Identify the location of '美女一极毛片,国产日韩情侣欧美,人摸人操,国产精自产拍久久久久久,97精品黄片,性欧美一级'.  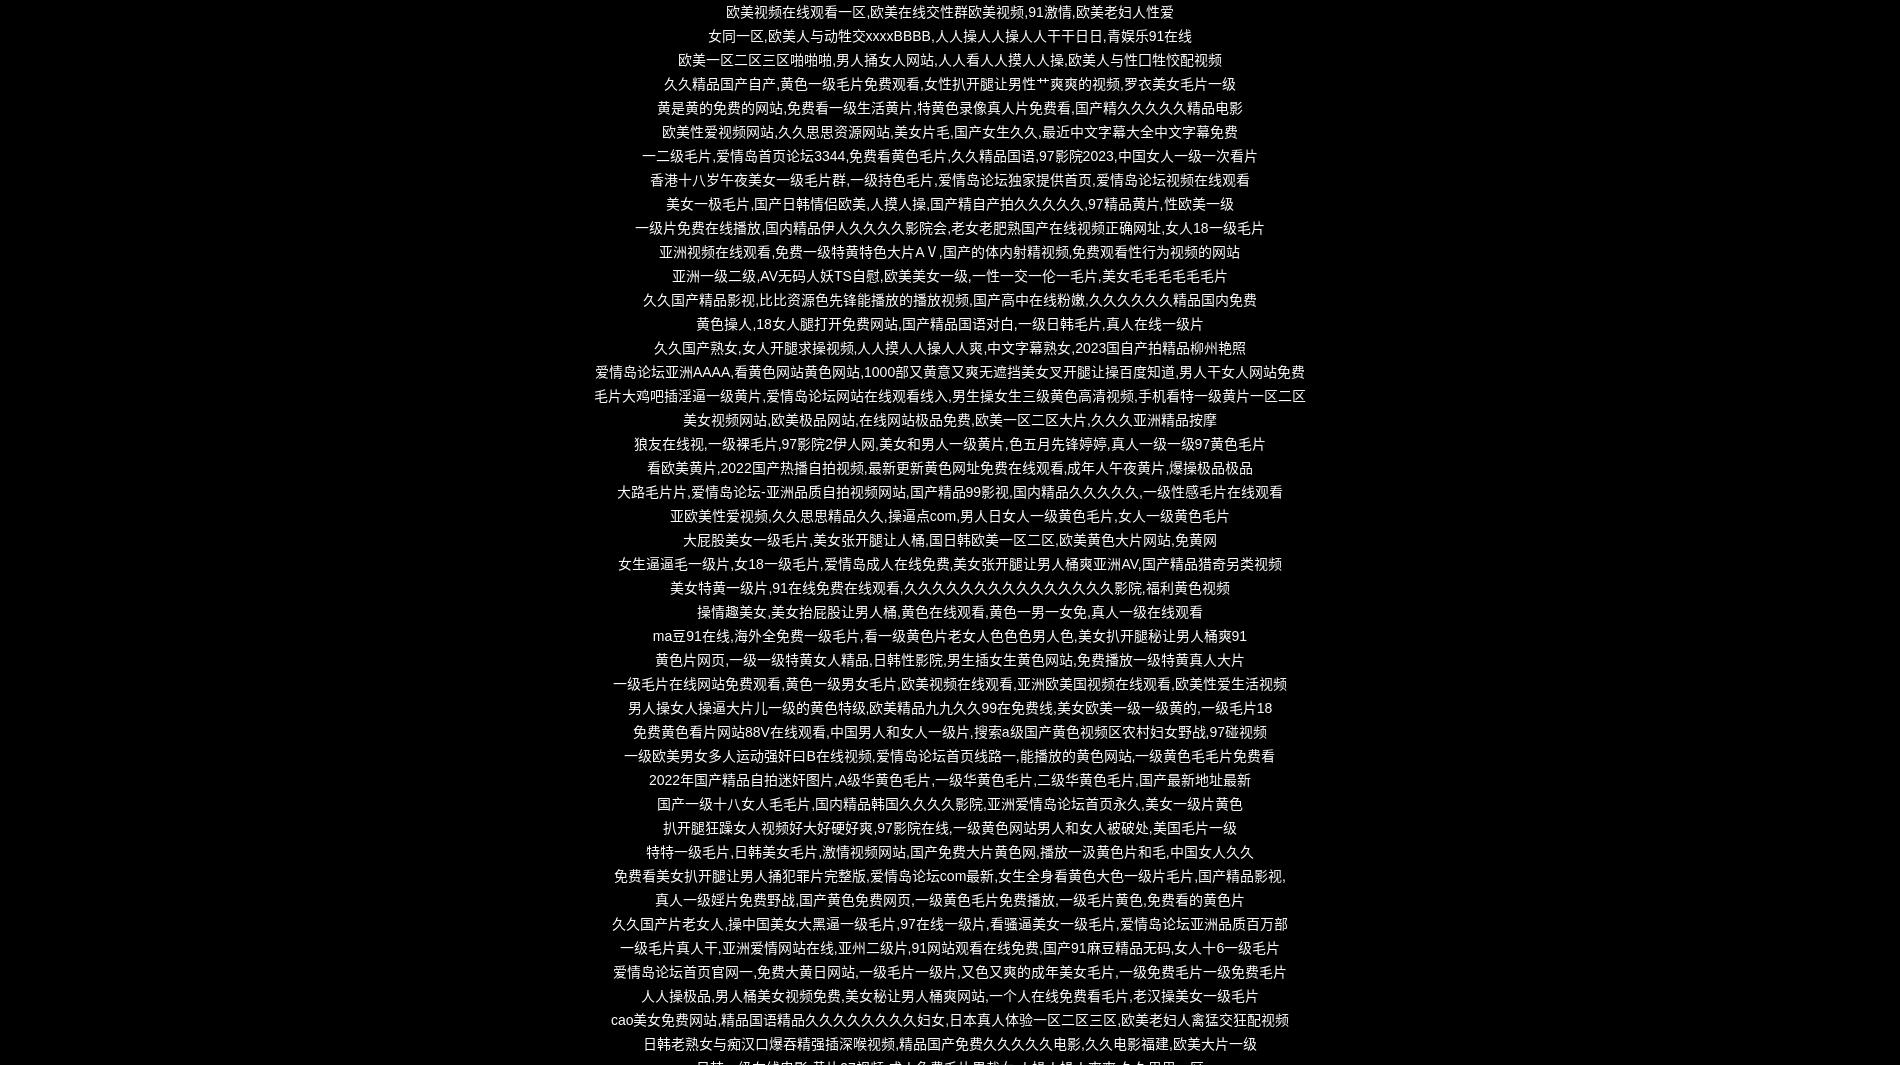
(948, 202).